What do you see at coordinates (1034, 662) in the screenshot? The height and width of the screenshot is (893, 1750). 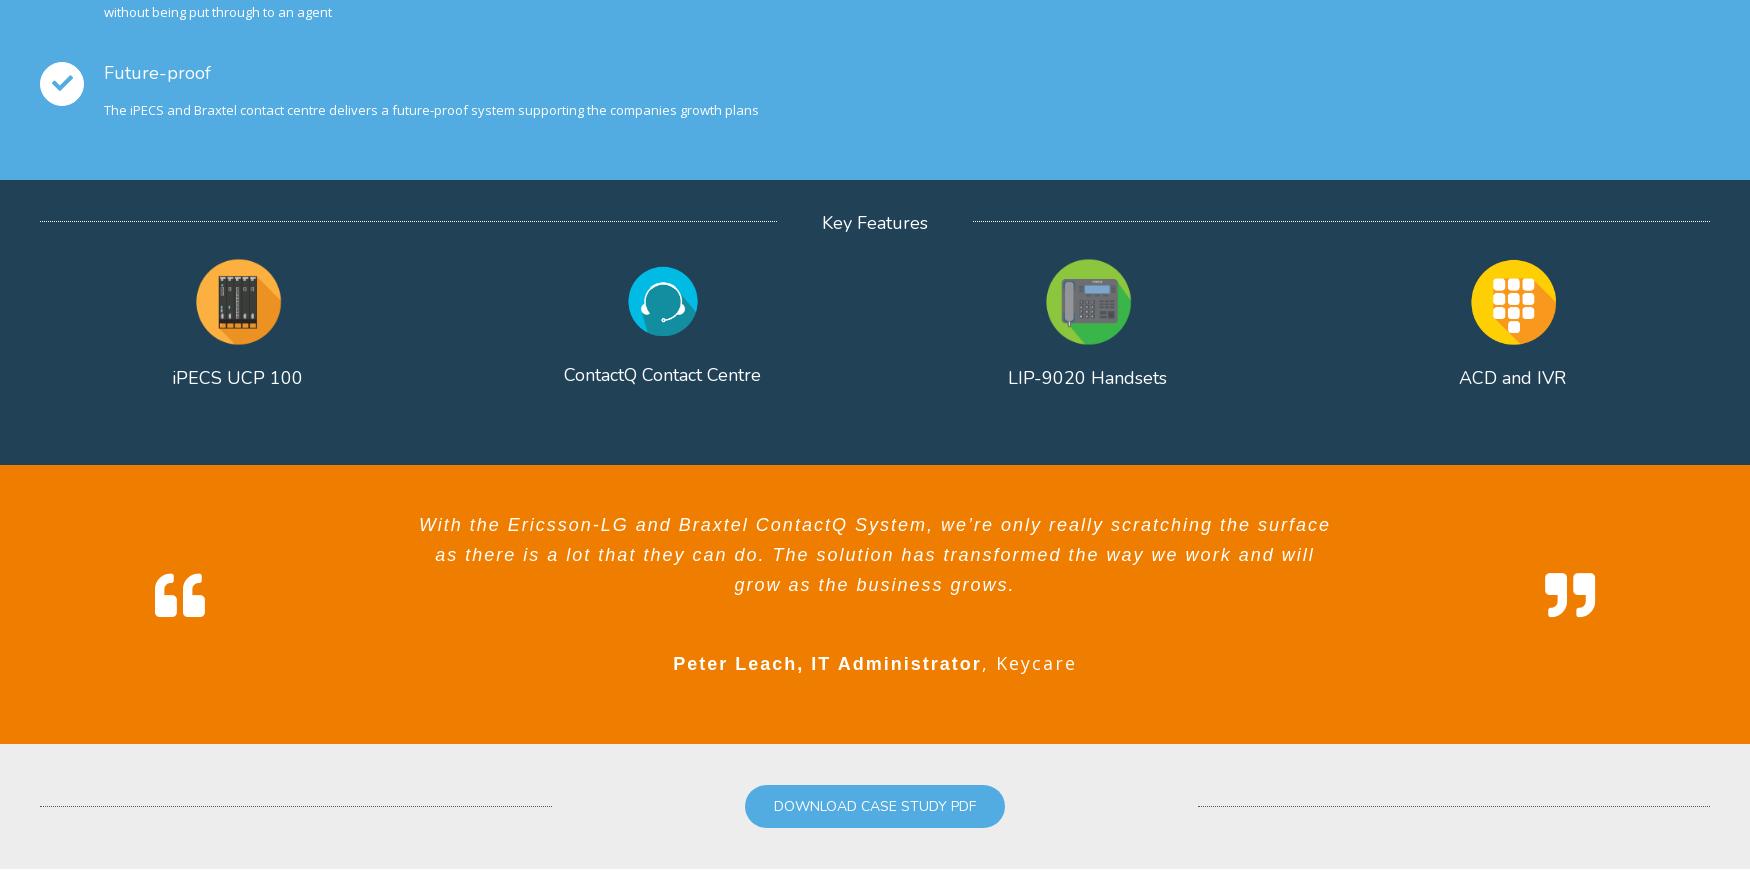 I see `'Keycare'` at bounding box center [1034, 662].